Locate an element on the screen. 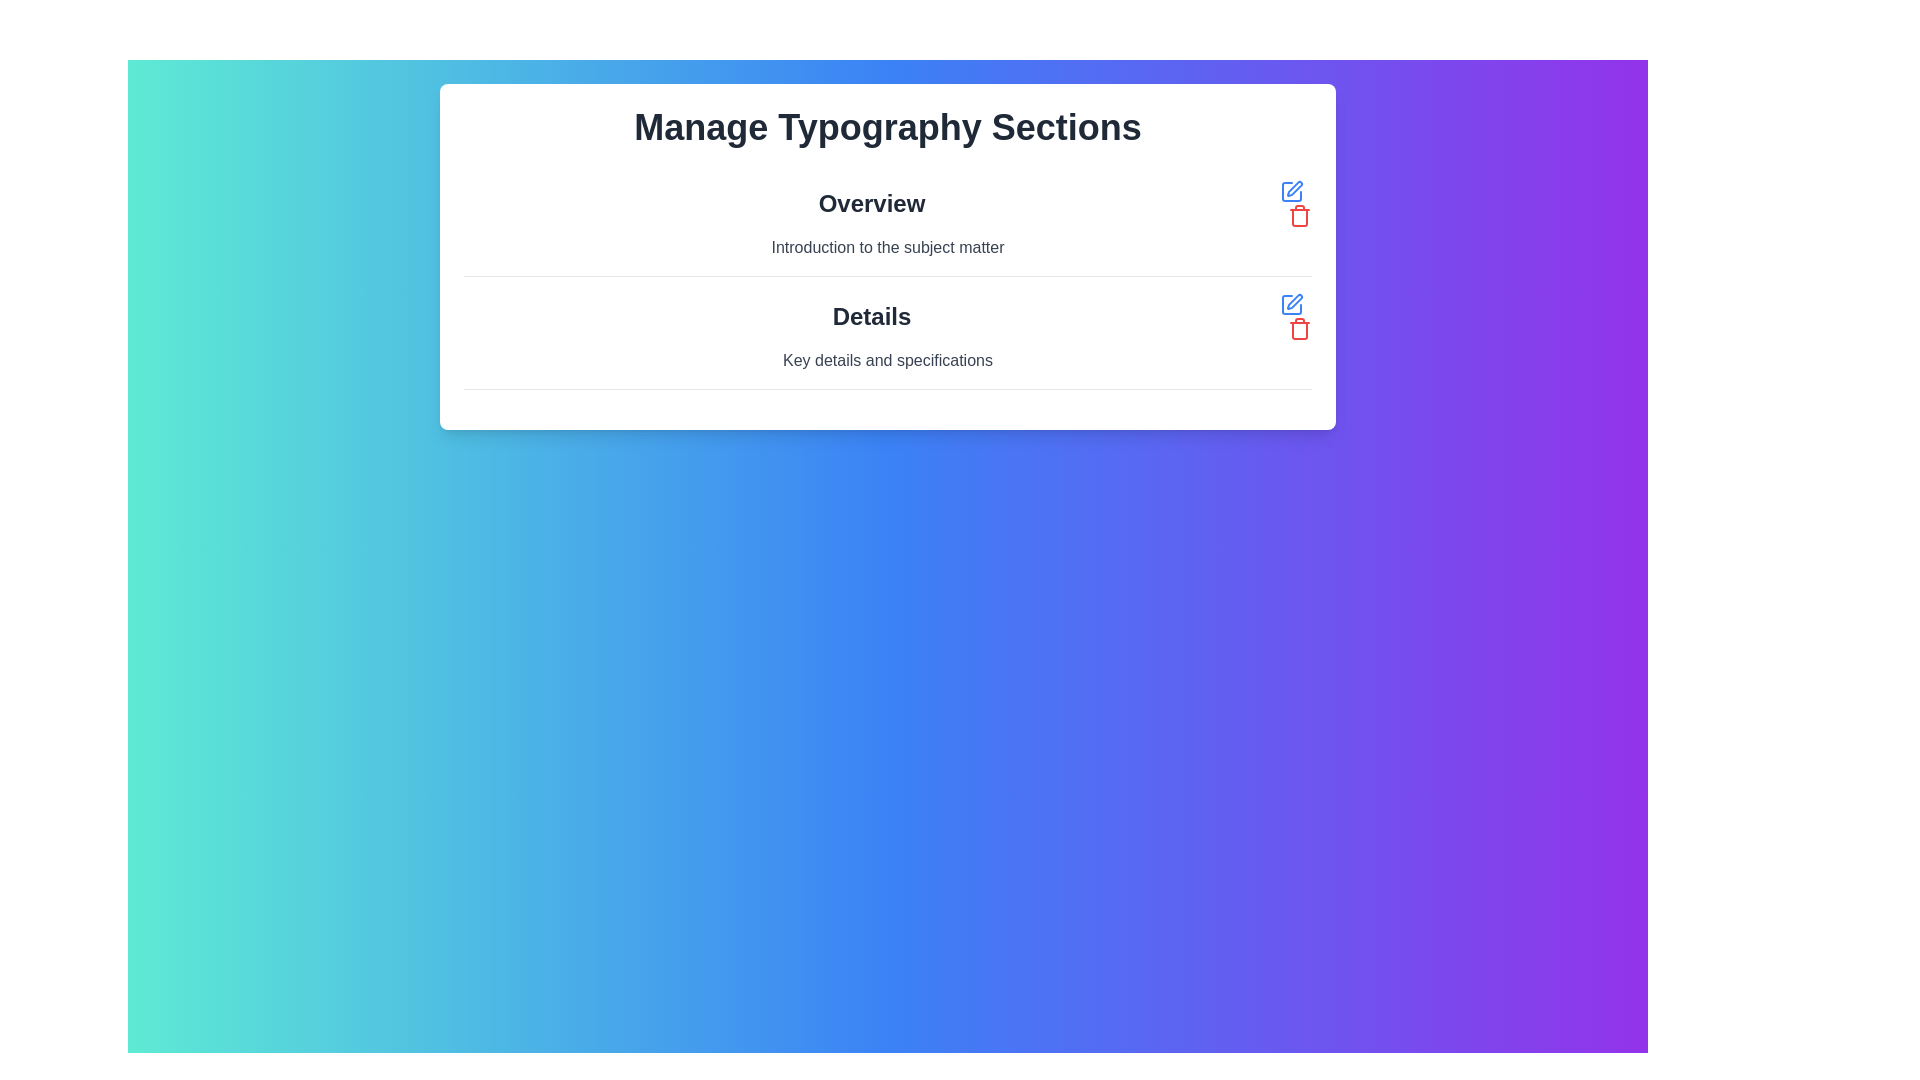 The image size is (1920, 1080). the first icon in the interactive toolbar on the right edge of the 'Details' section to initiate editing is located at coordinates (1291, 304).